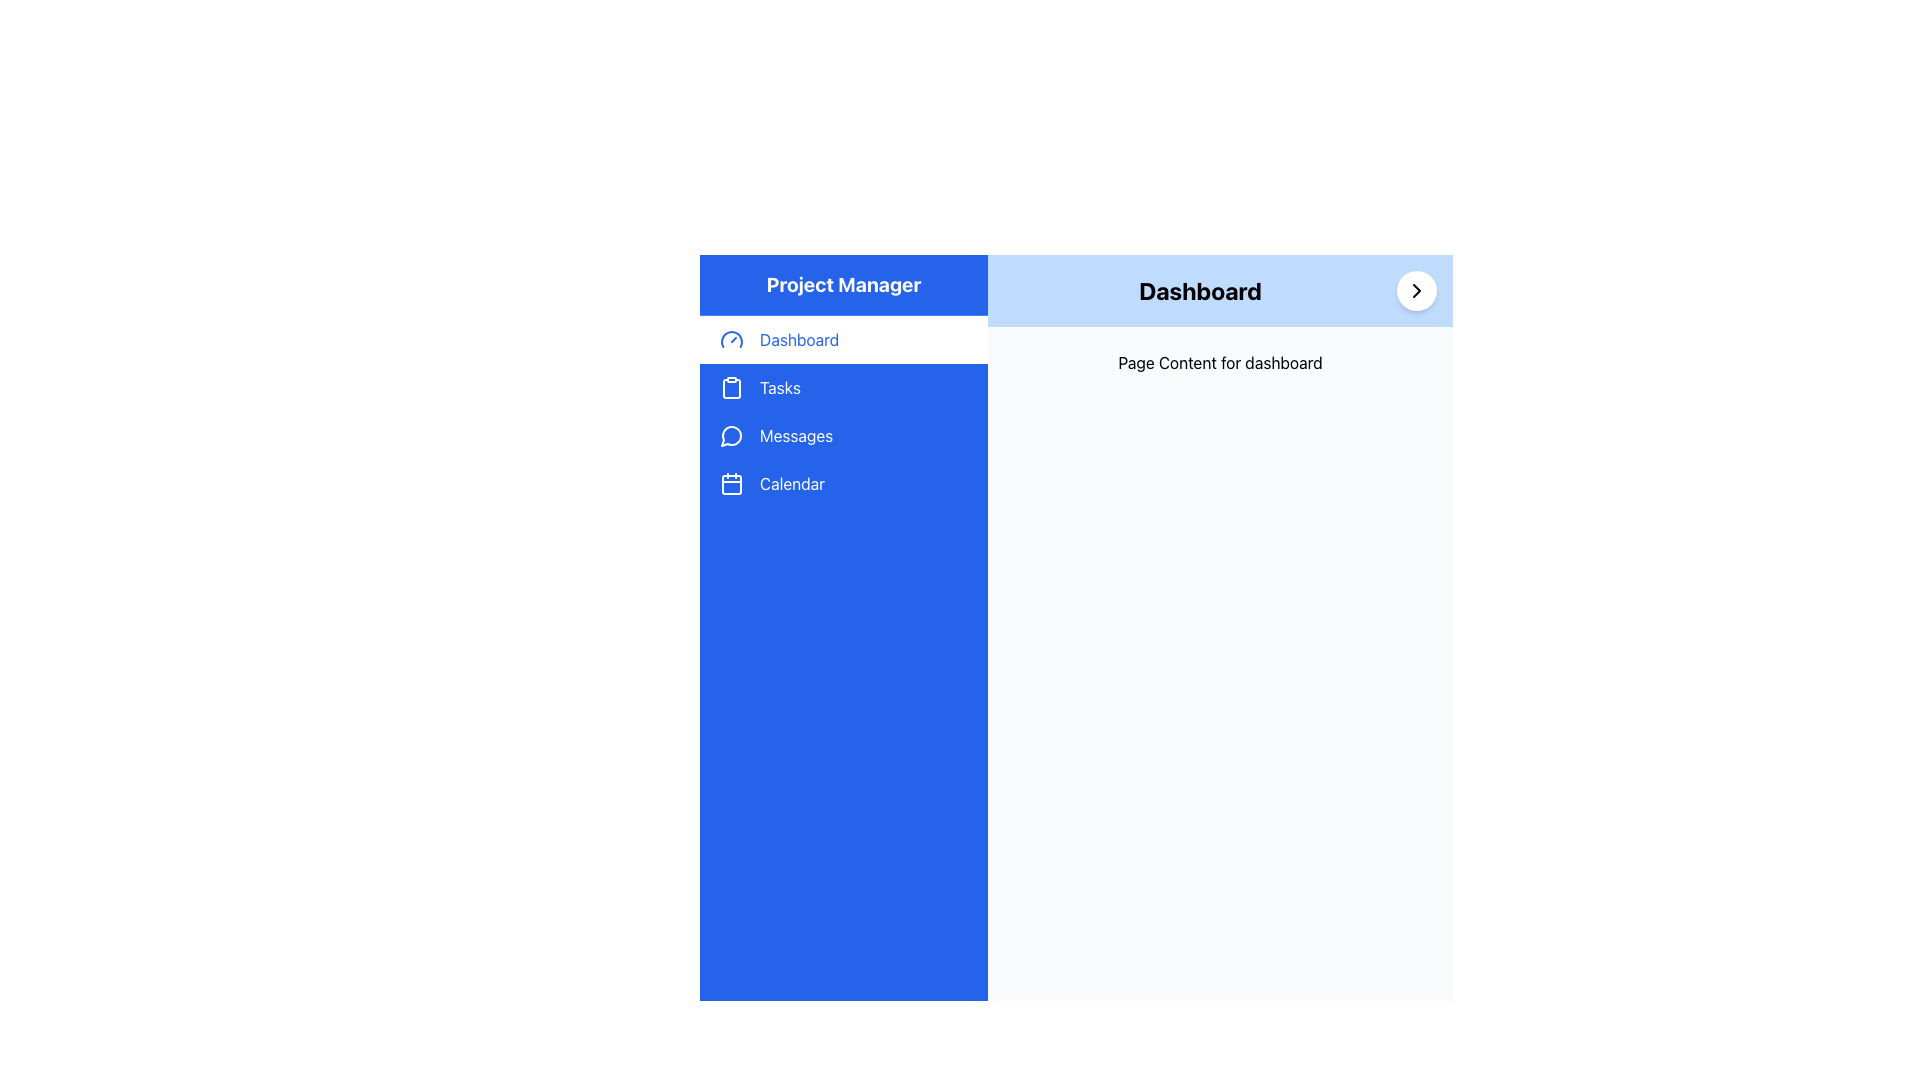  I want to click on the small rectangular graphical decorative element with rounded corners, styled with a blue background, located within the calendar icon on the fourth menu item of the vertical navigation bar, so click(730, 485).